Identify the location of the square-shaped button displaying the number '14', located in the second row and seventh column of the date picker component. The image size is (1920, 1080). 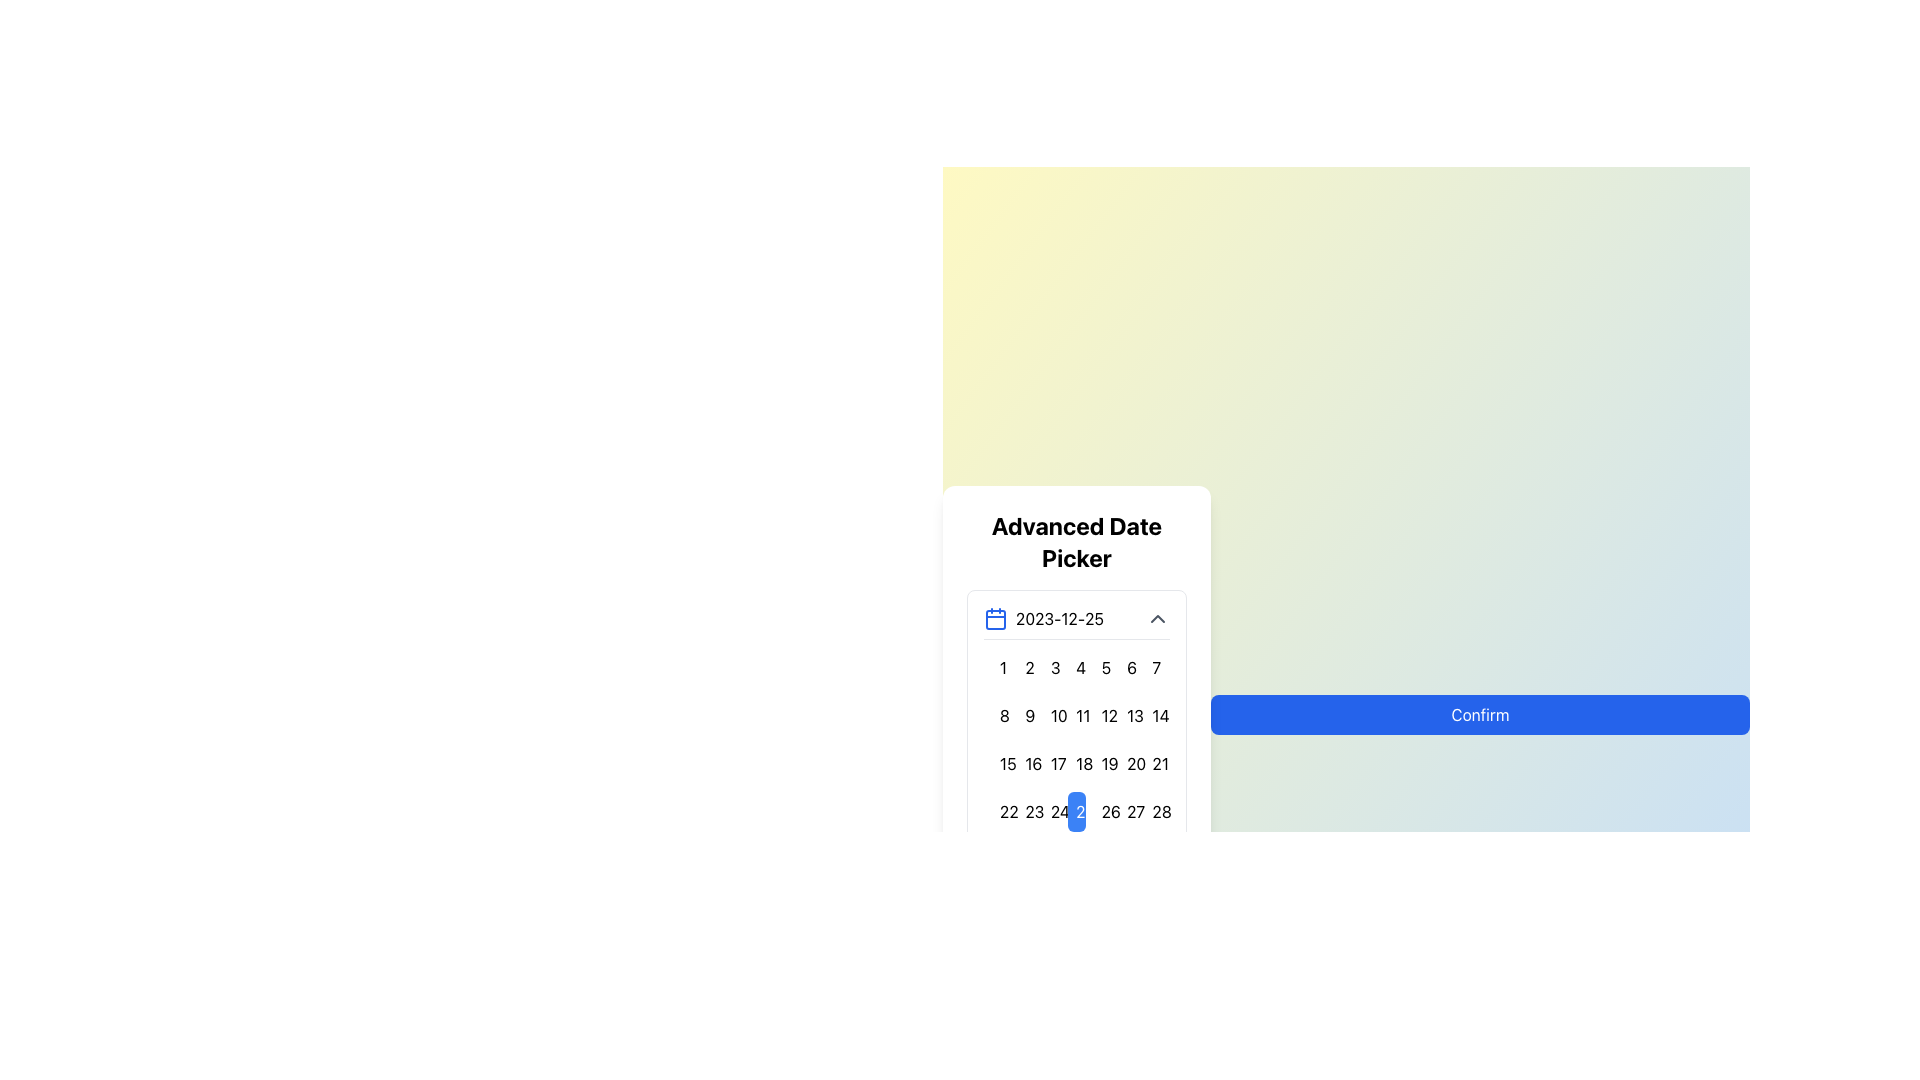
(1153, 714).